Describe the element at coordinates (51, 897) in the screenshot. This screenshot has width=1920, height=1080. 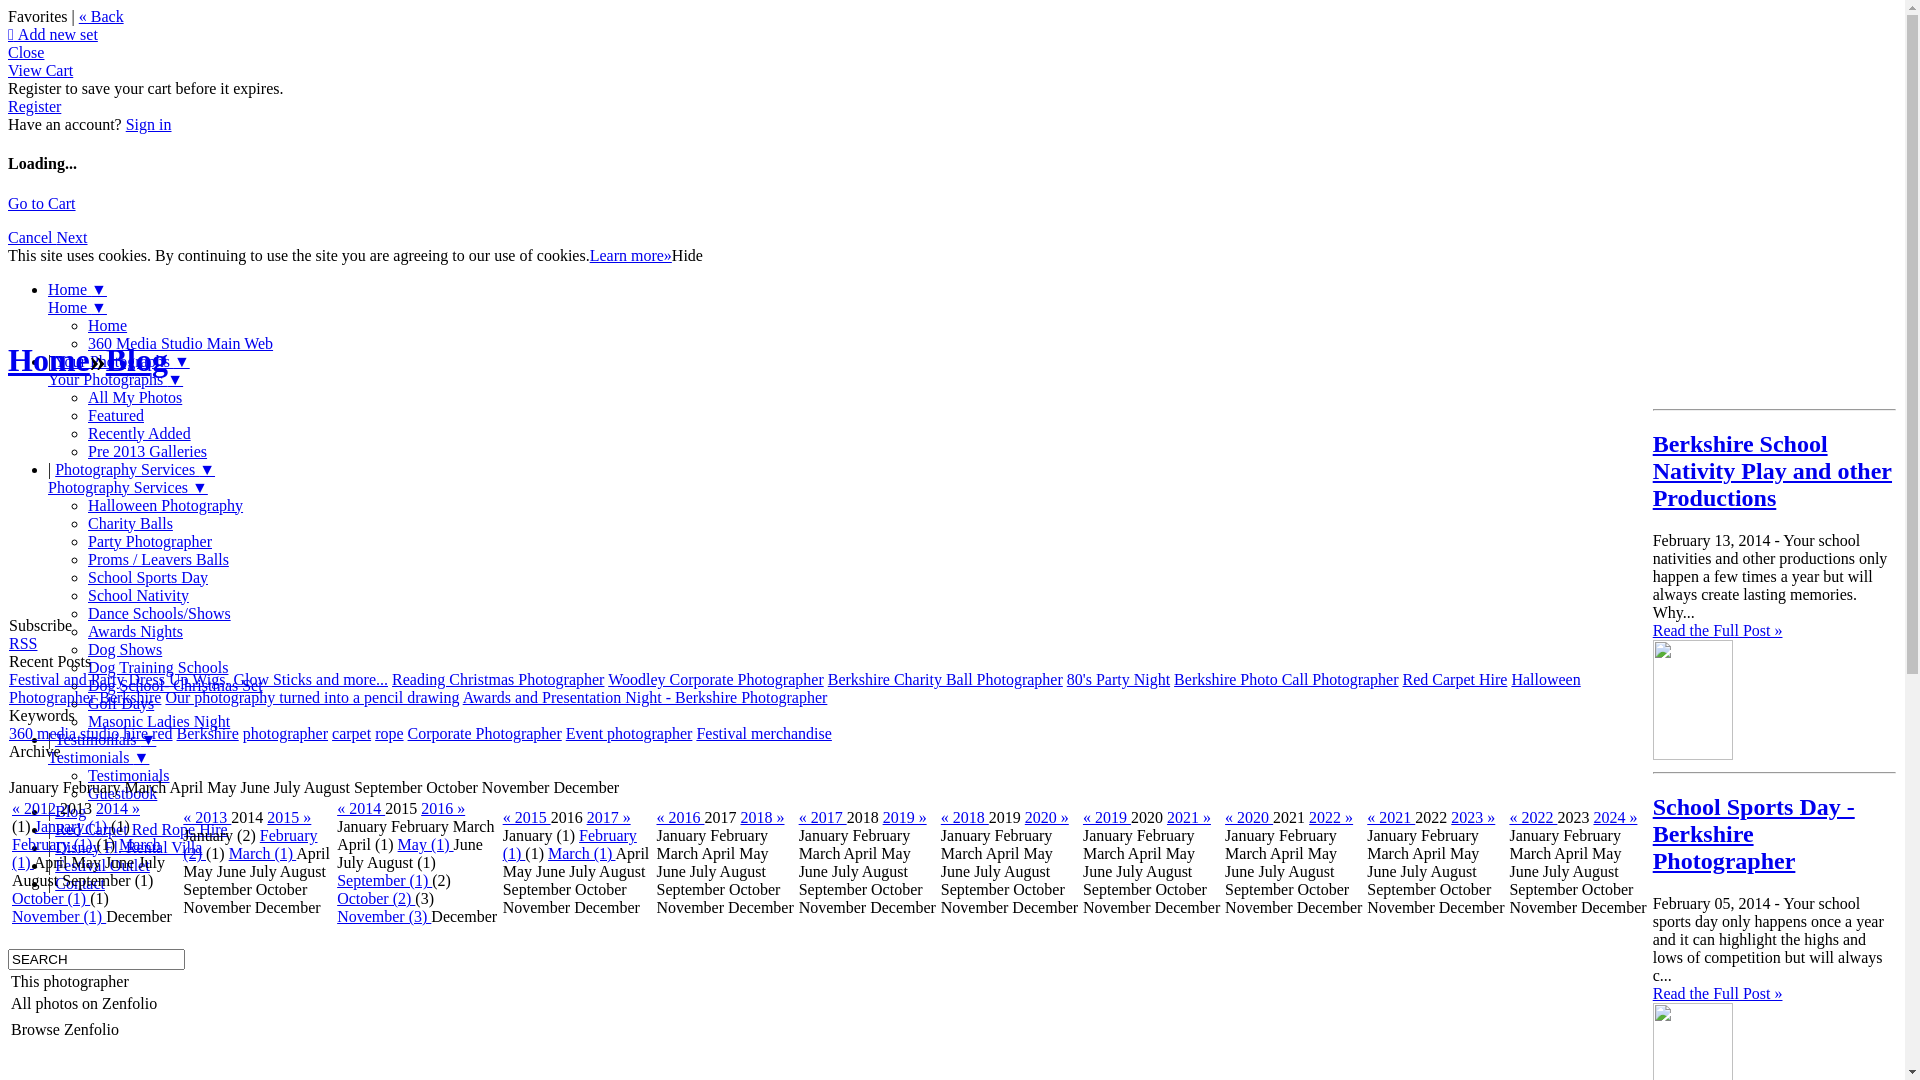
I see `'October (1)'` at that location.